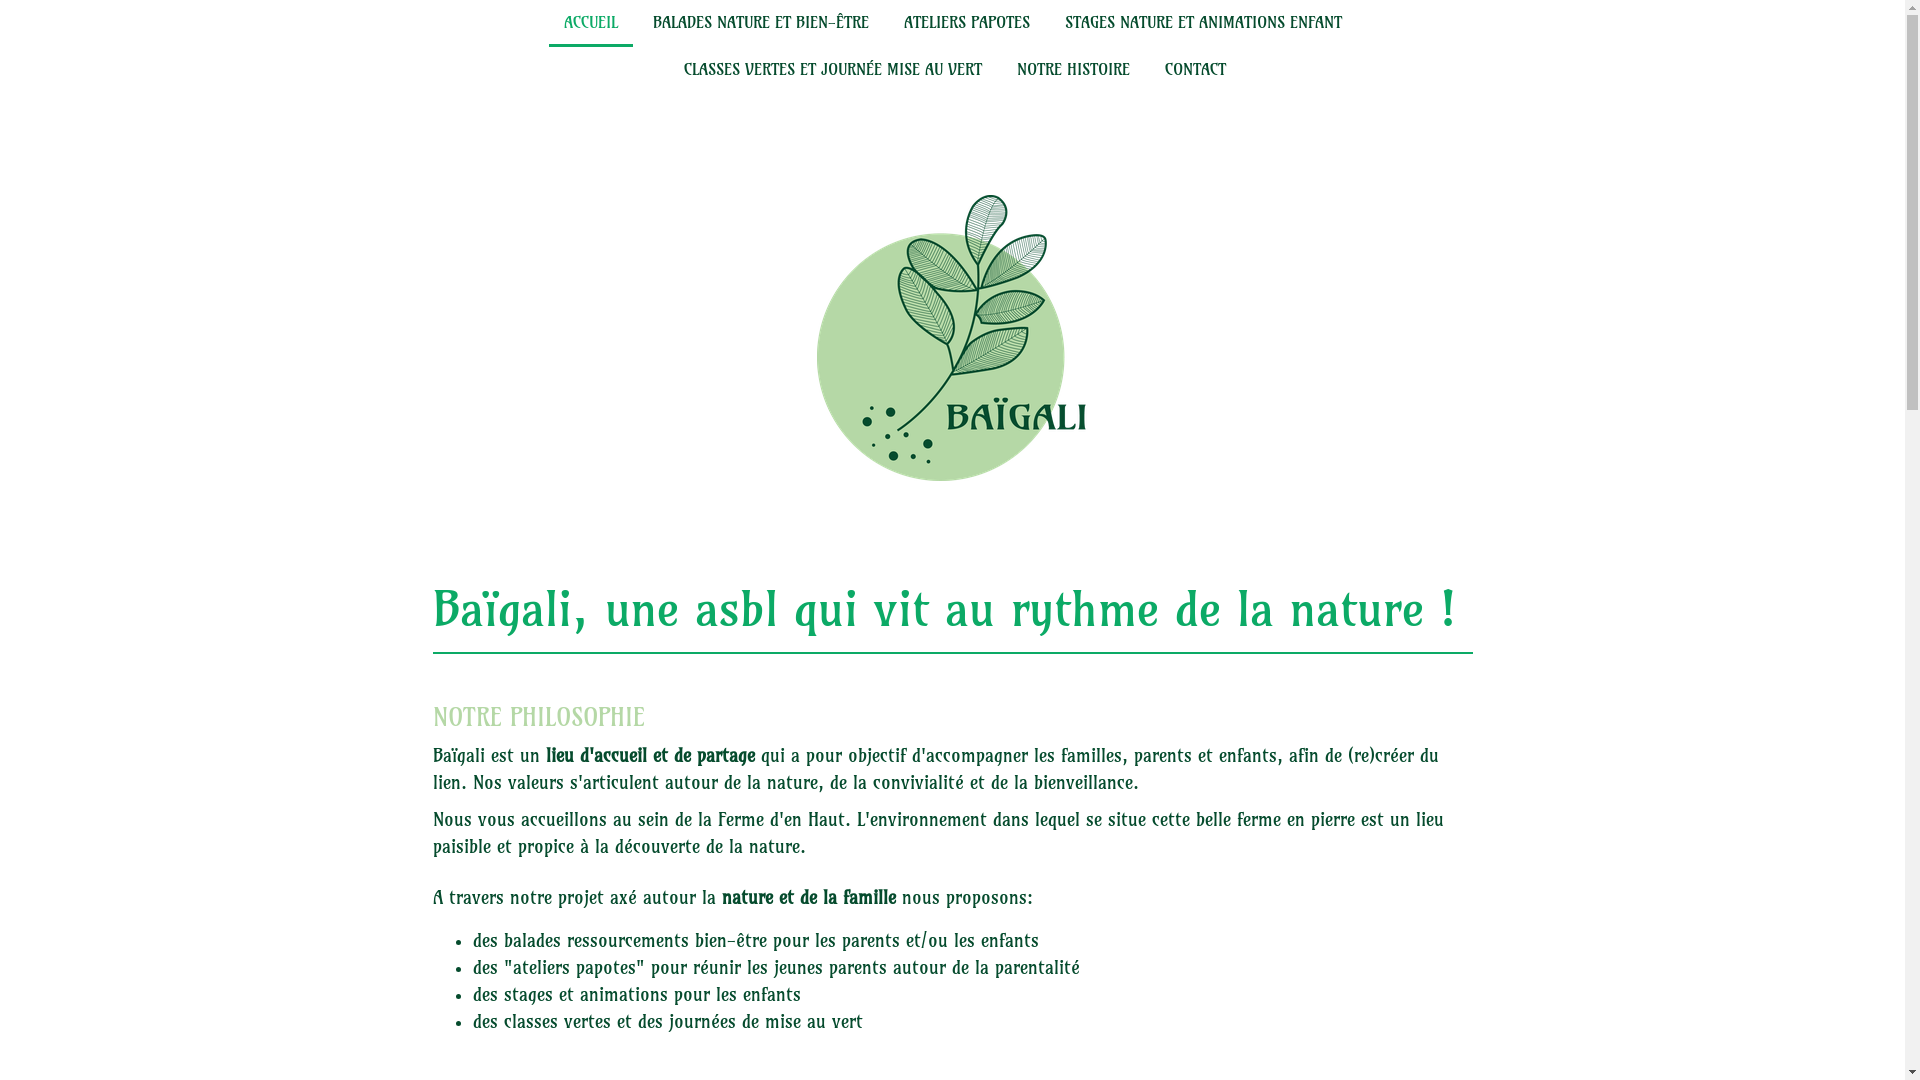 The image size is (1920, 1080). Describe the element at coordinates (887, 23) in the screenshot. I see `'ATELIERS PAPOTES'` at that location.